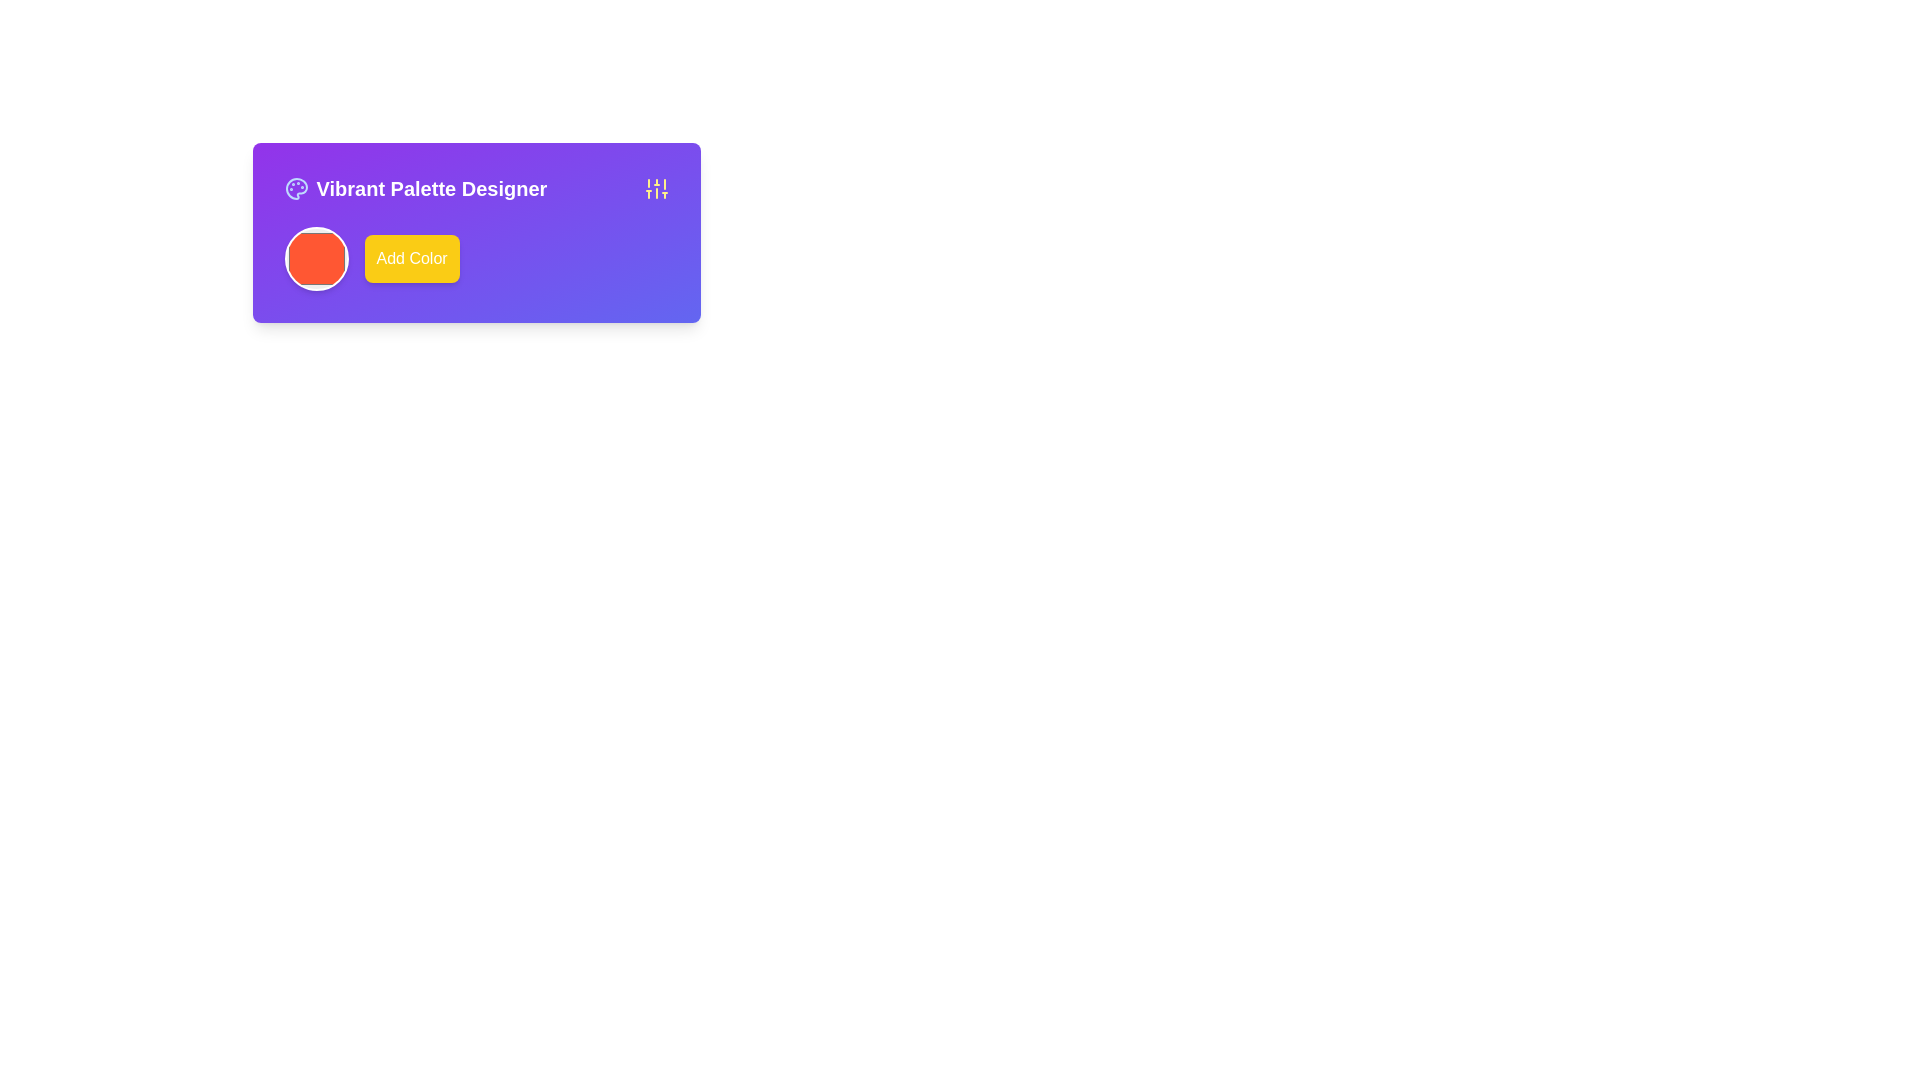  What do you see at coordinates (414, 189) in the screenshot?
I see `the static text label that serves as a title for designing color palettes, centrally positioned within a purple rectangular section at the top of the interface` at bounding box center [414, 189].